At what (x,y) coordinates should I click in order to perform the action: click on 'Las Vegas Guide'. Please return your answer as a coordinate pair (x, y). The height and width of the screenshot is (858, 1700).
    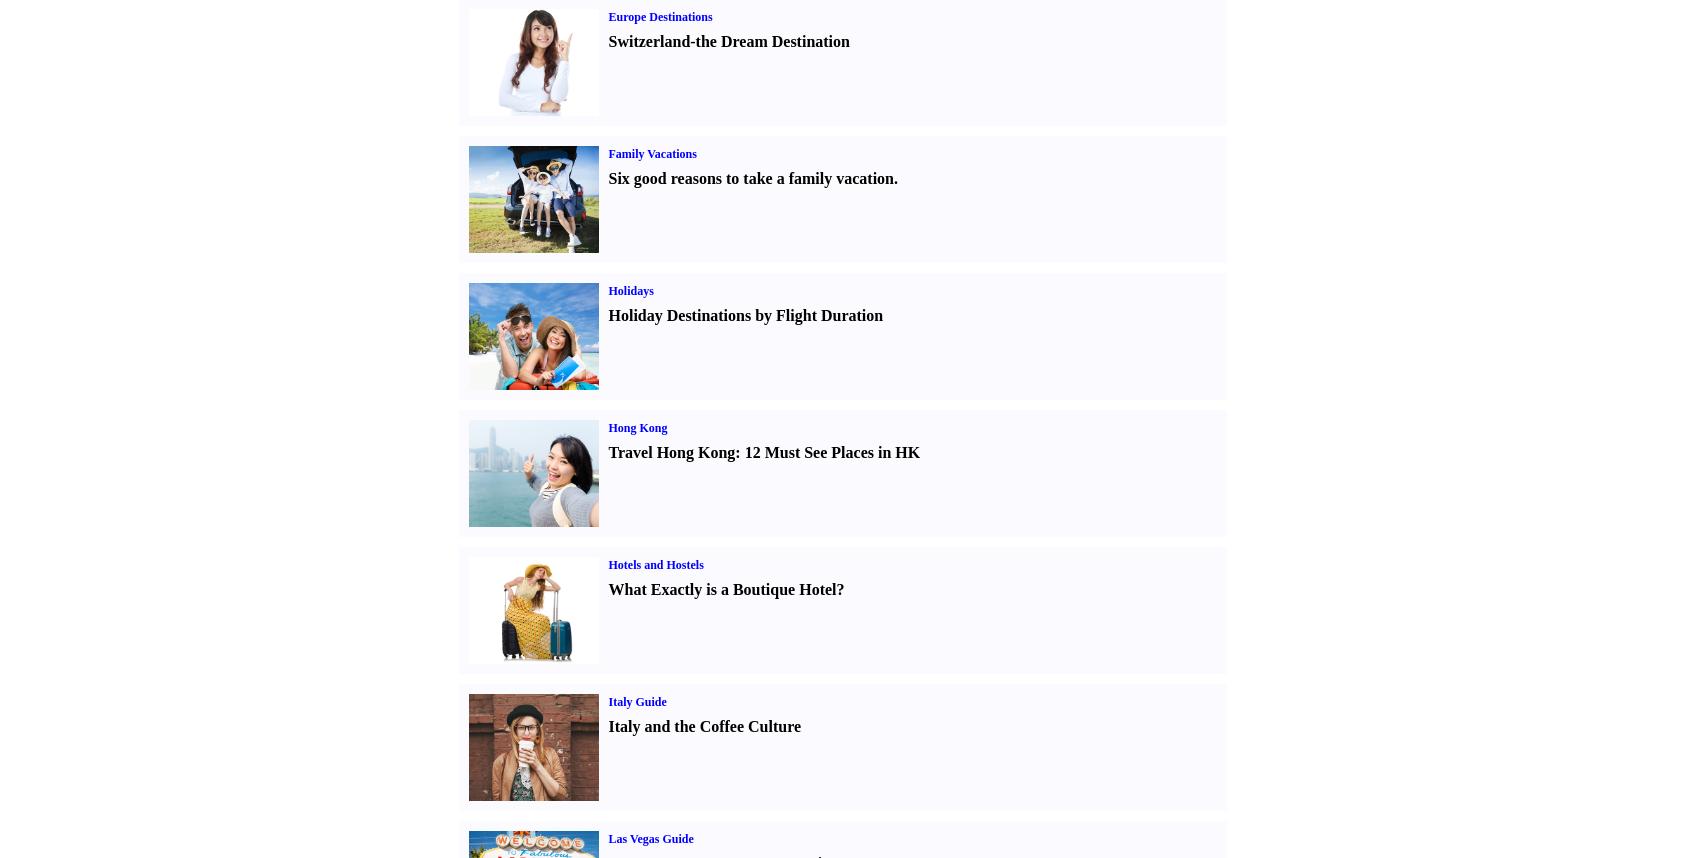
    Looking at the image, I should click on (606, 838).